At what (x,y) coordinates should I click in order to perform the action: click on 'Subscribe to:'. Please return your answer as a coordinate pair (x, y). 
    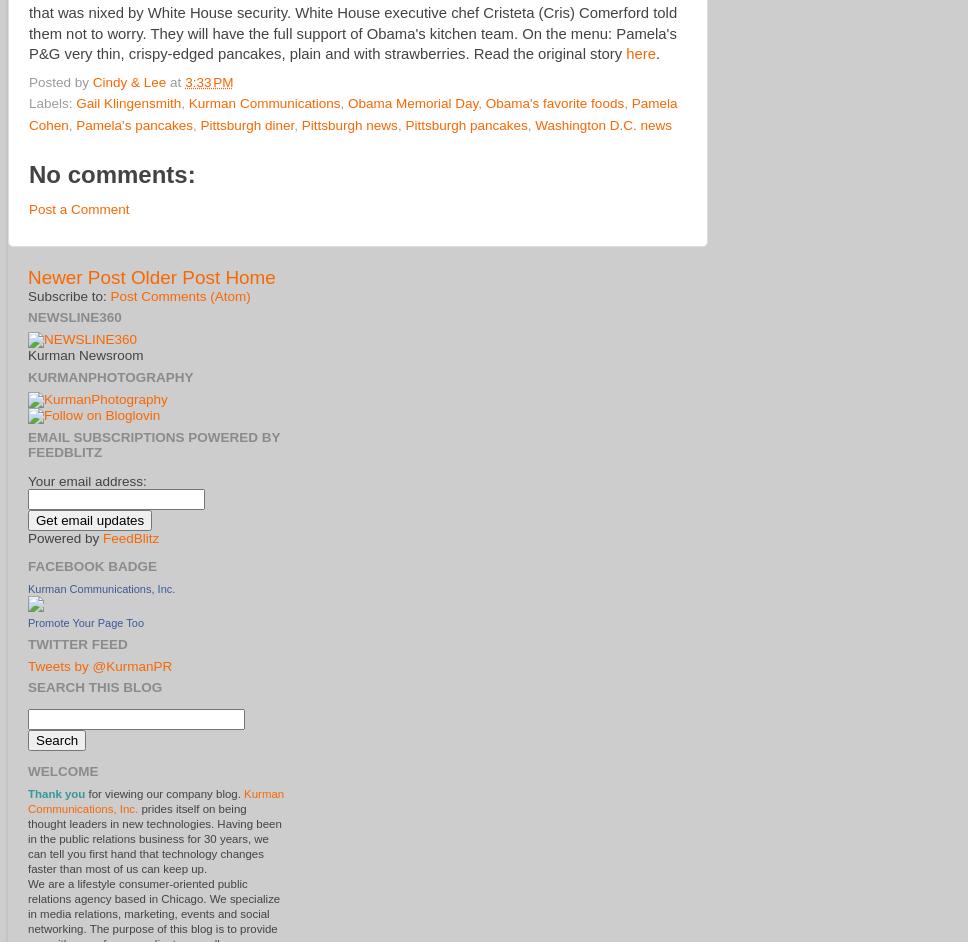
    Looking at the image, I should click on (68, 295).